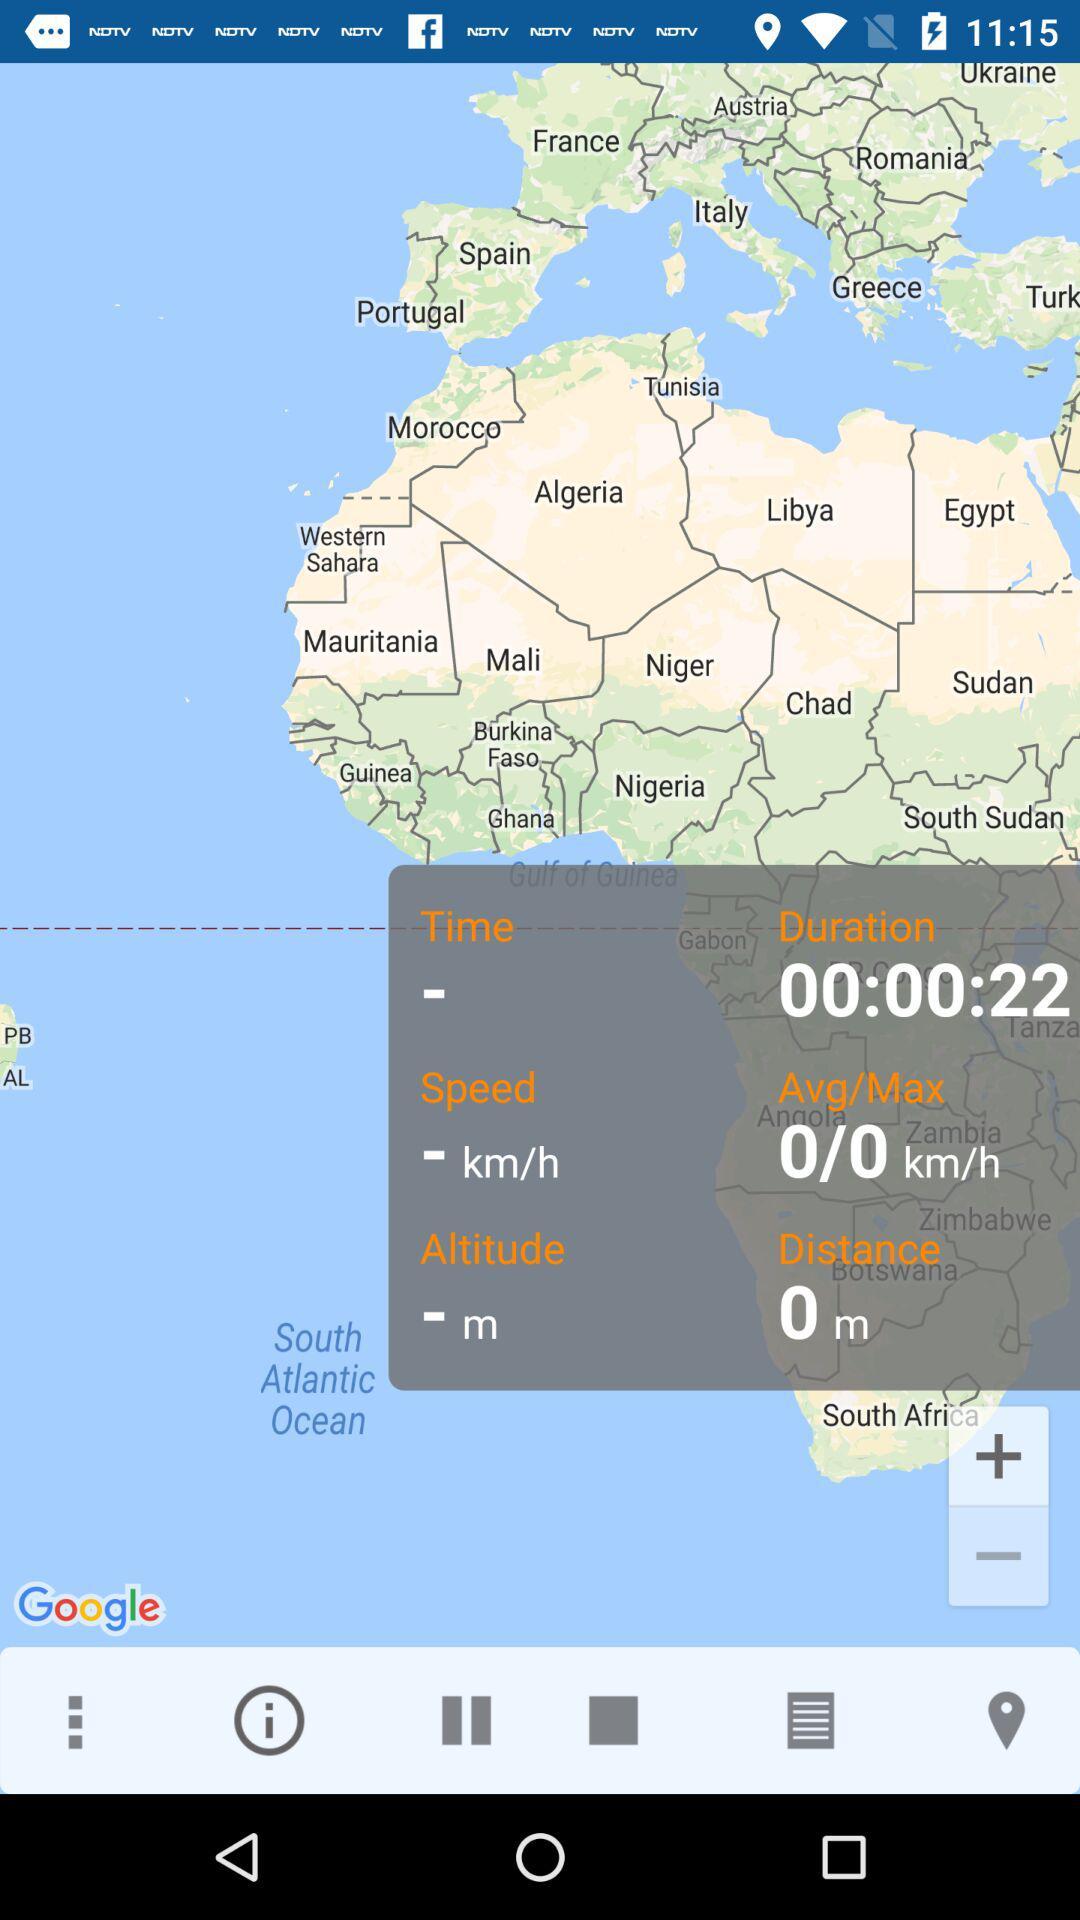 Image resolution: width=1080 pixels, height=1920 pixels. I want to click on the location icon, so click(1006, 1719).